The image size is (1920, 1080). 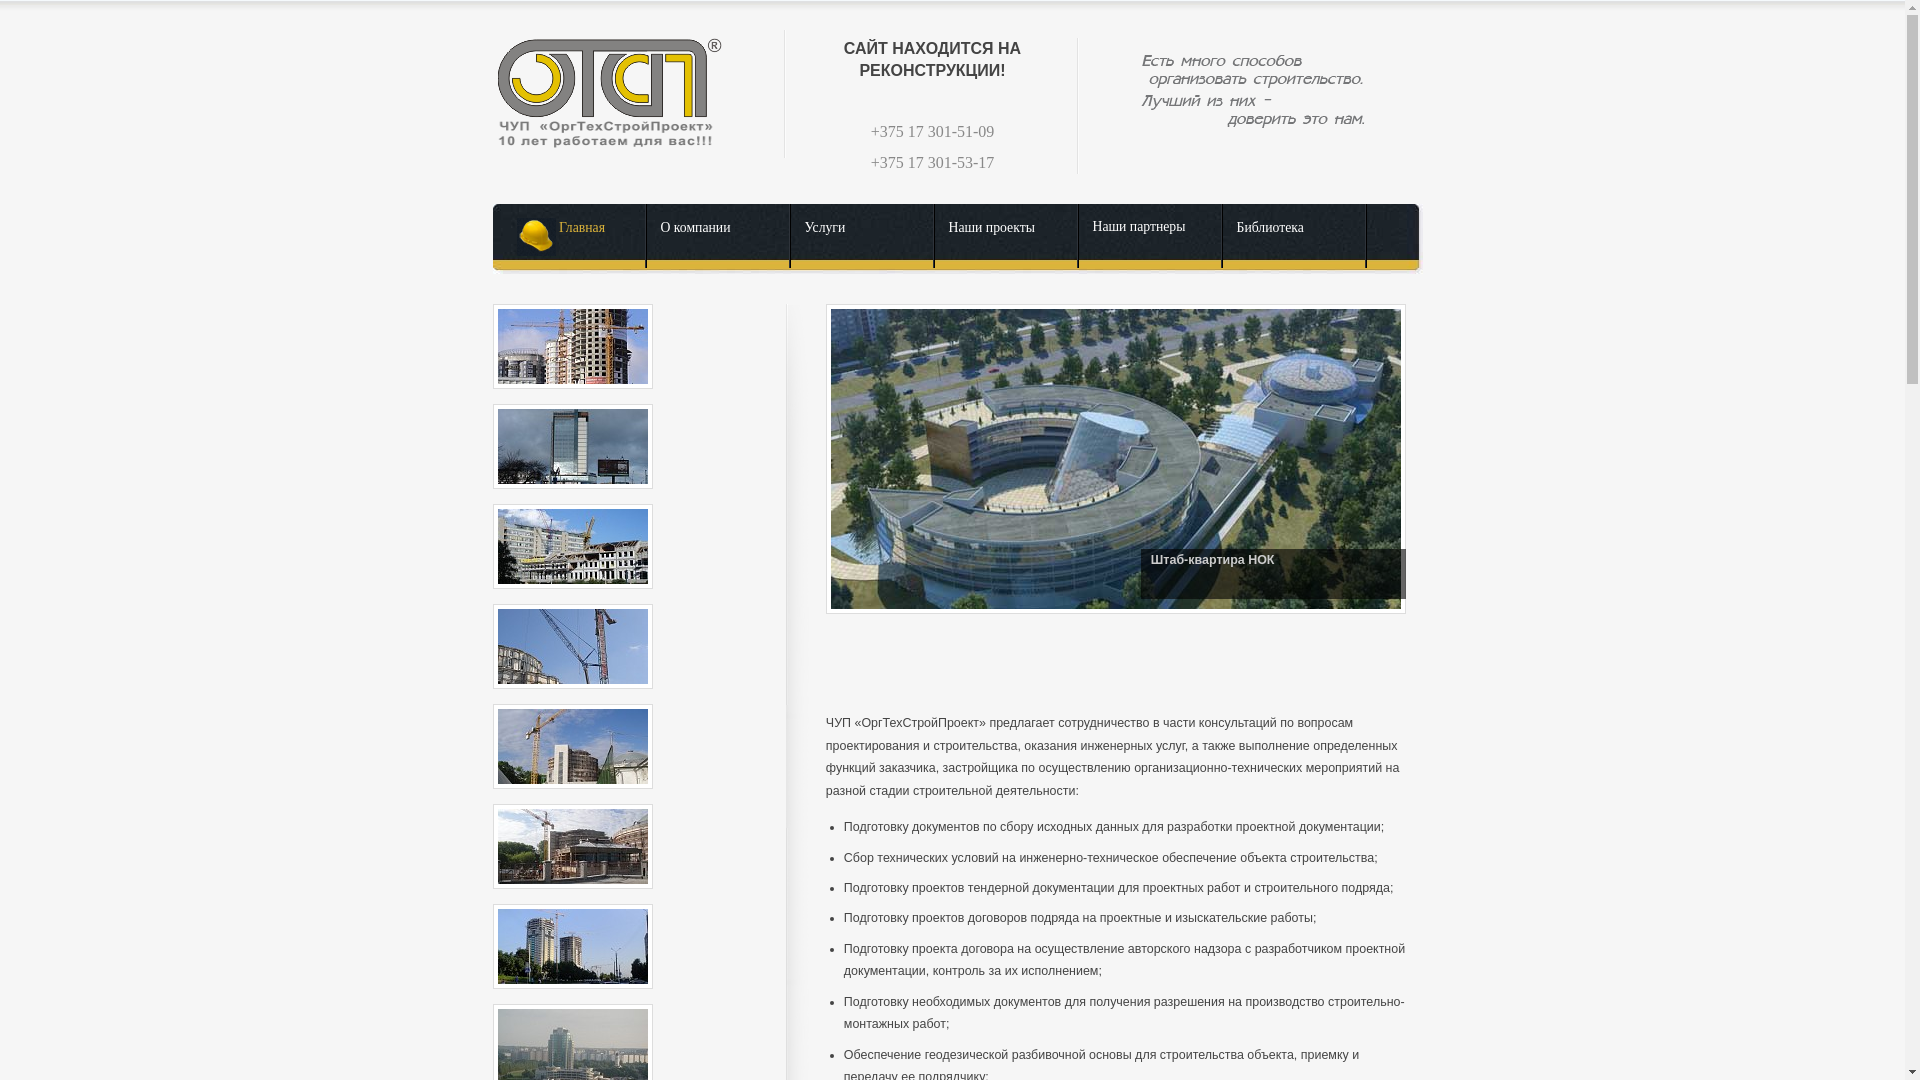 I want to click on '02JPG - ', so click(x=570, y=445).